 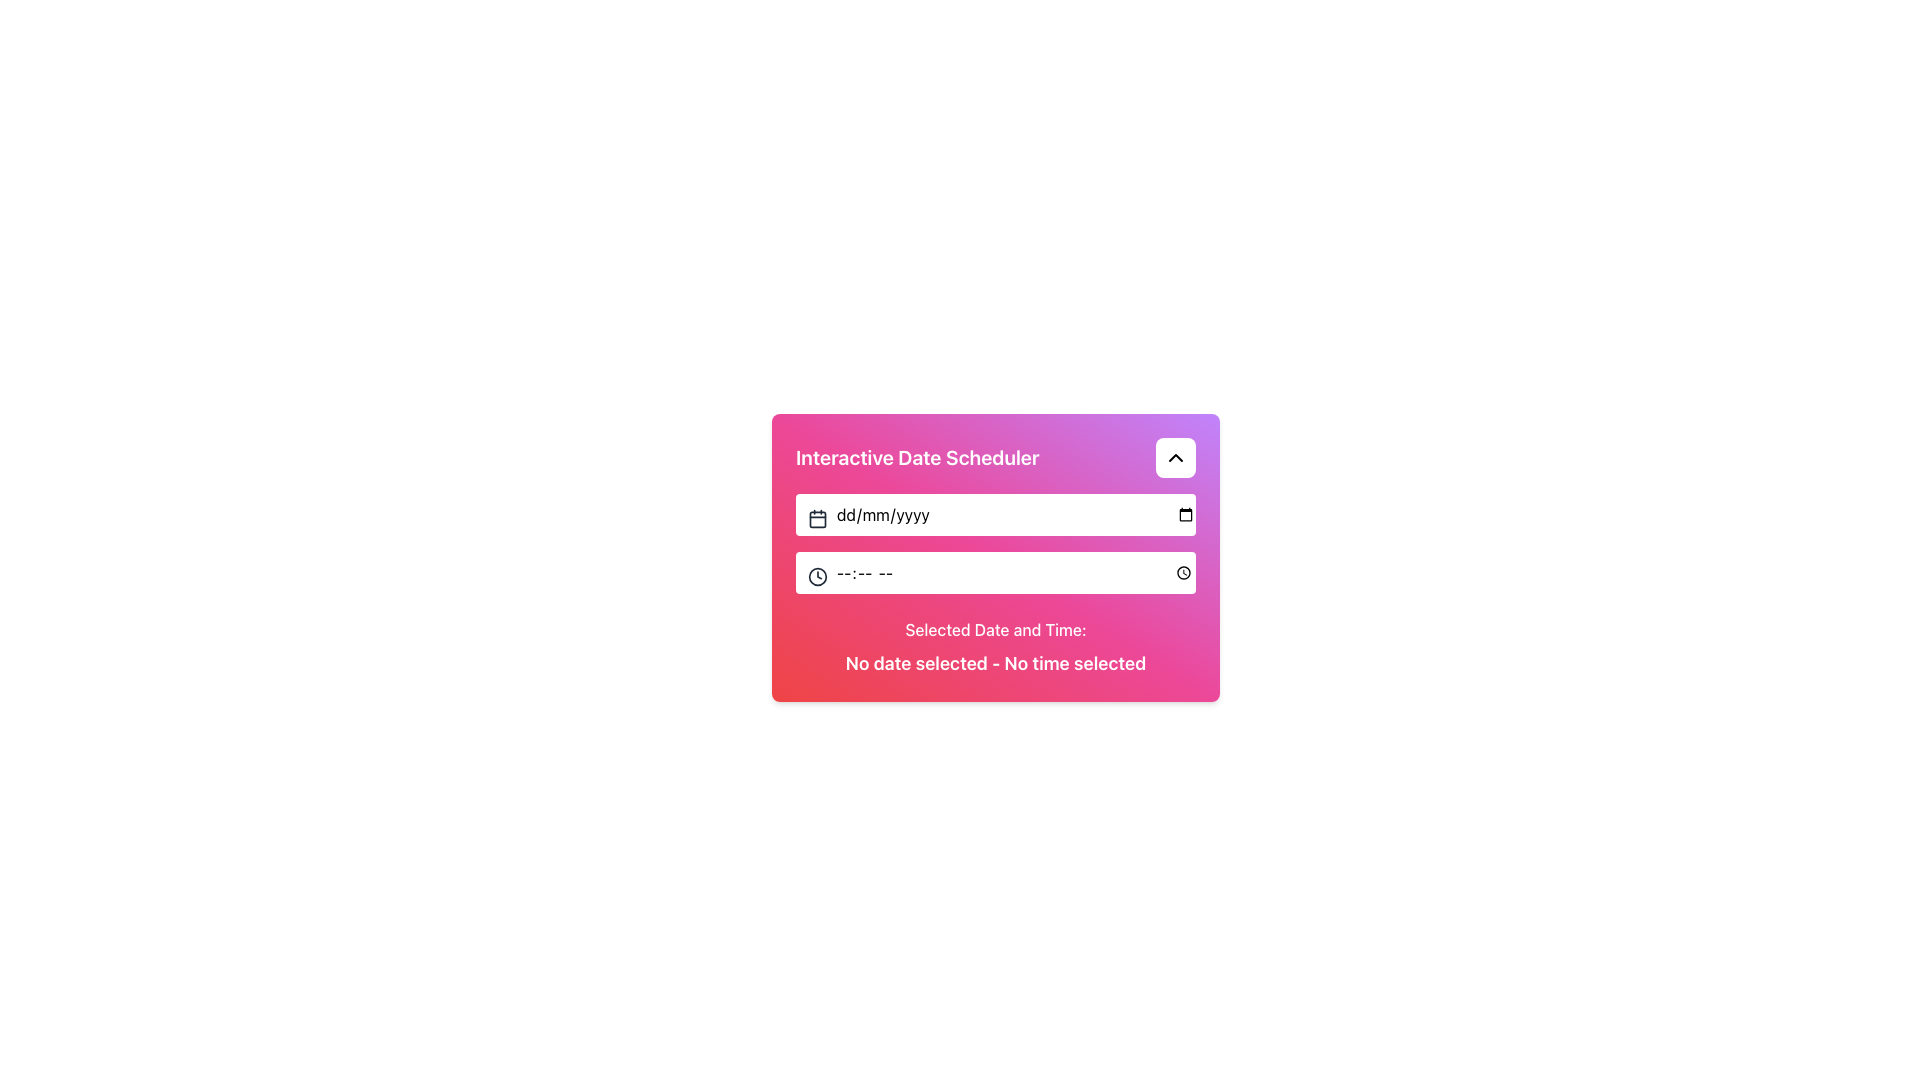 I want to click on the calendar icon, which is a minimalist outline illustration styled in dark gray, located to the left of the date input field labeled 'dd/mm/yyyy', so click(x=817, y=516).